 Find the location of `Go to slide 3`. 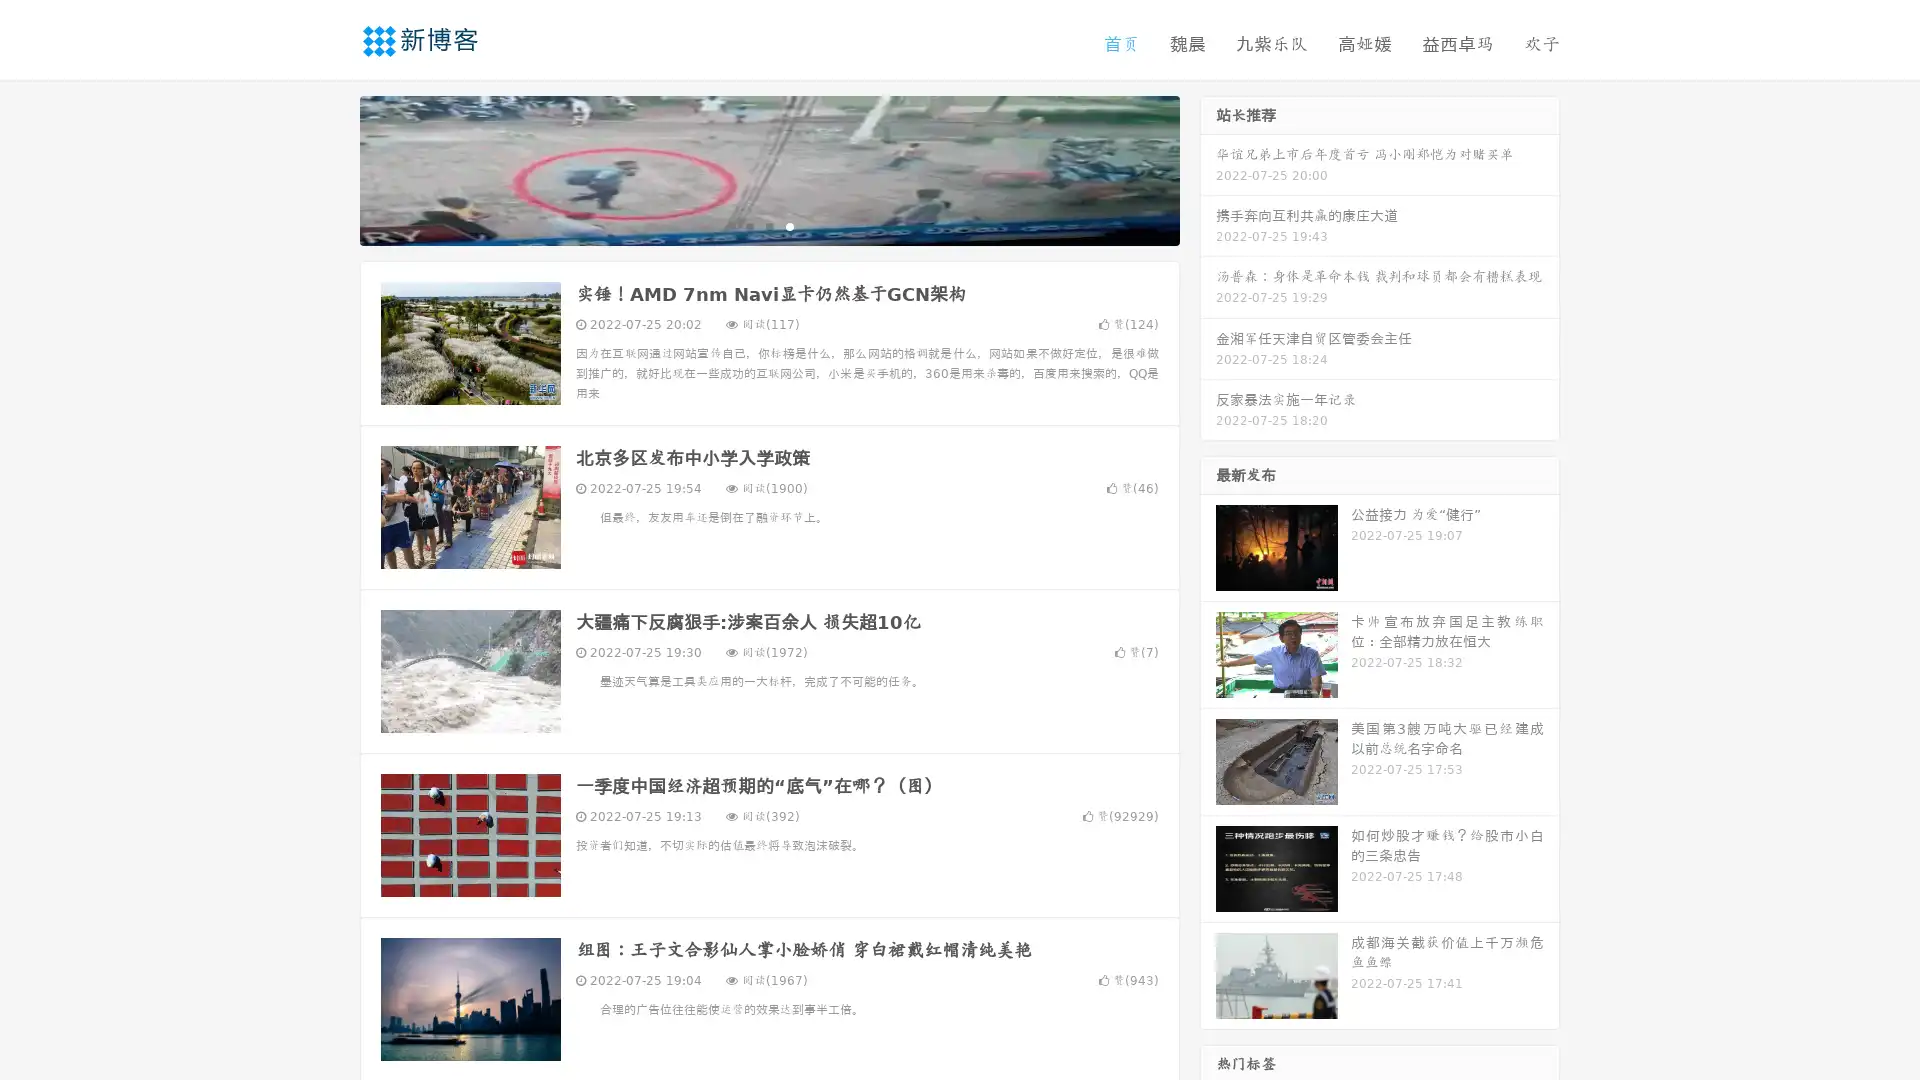

Go to slide 3 is located at coordinates (789, 225).